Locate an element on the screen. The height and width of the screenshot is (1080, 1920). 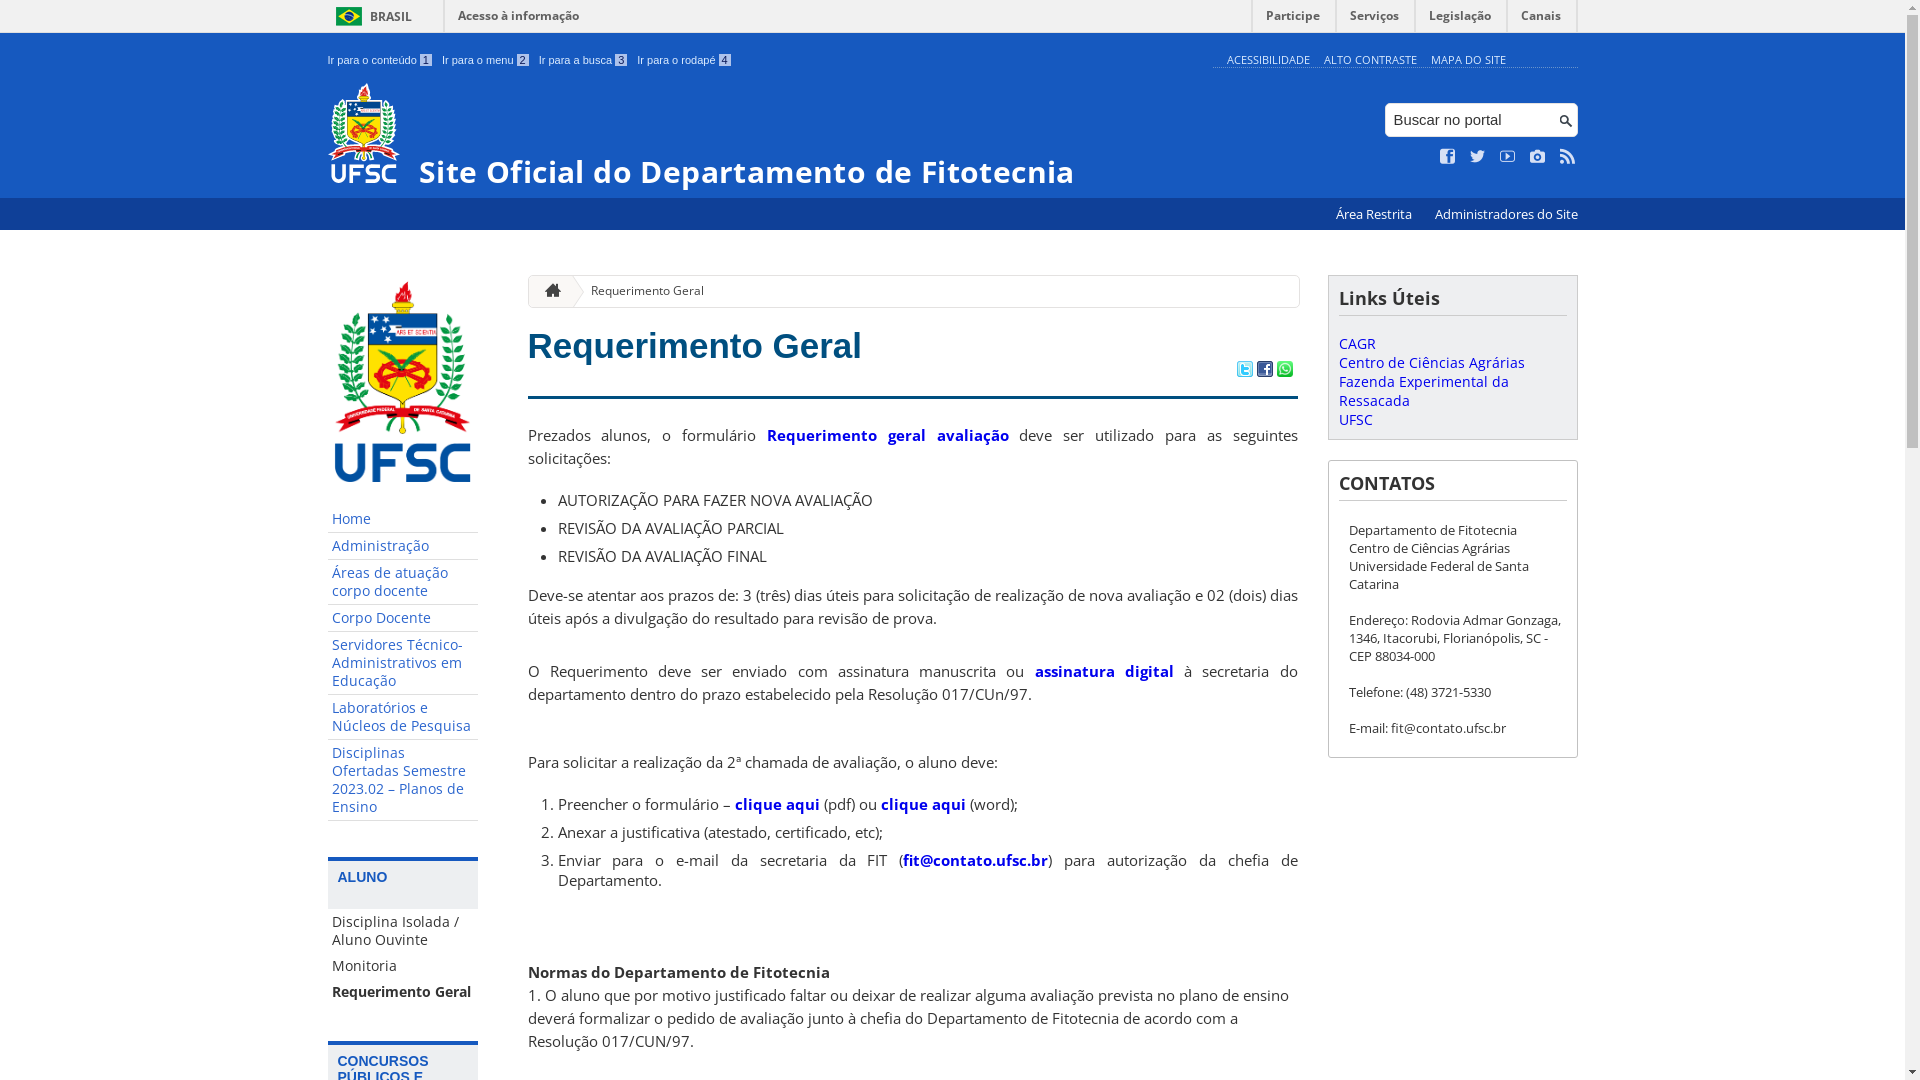
'Monitoria' is located at coordinates (402, 964).